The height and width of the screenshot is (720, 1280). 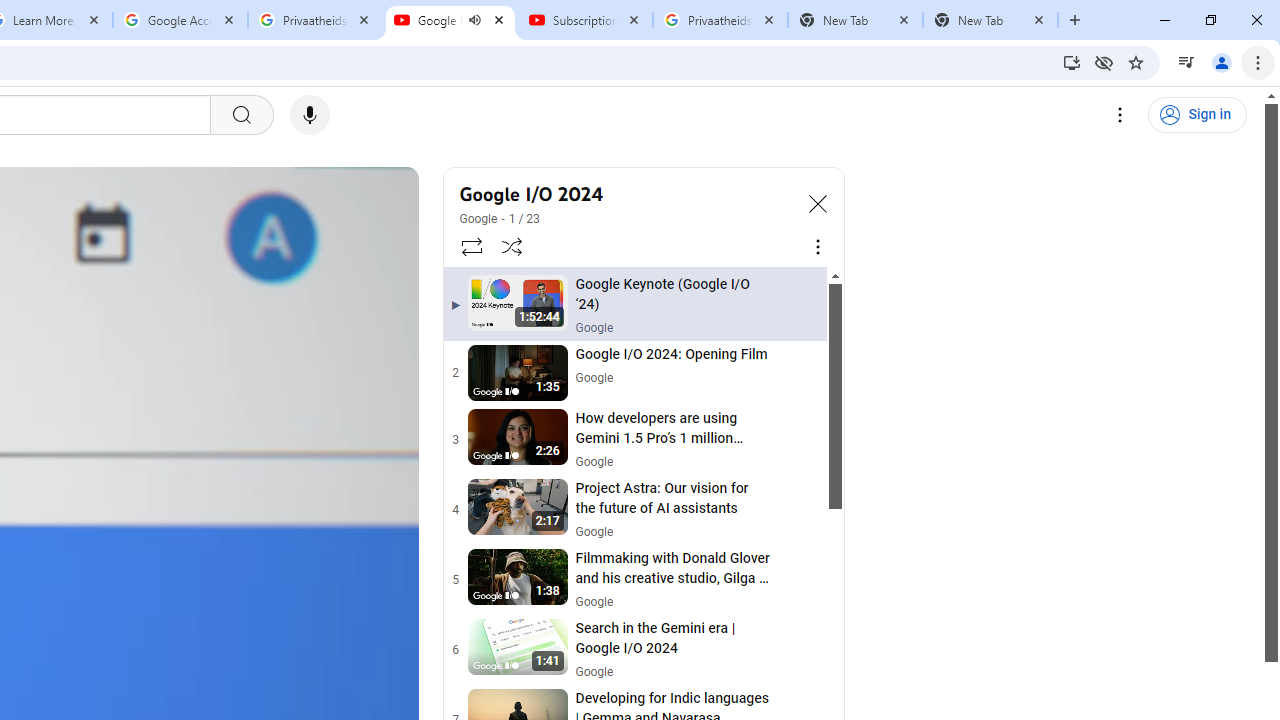 What do you see at coordinates (817, 203) in the screenshot?
I see `'Collapse'` at bounding box center [817, 203].